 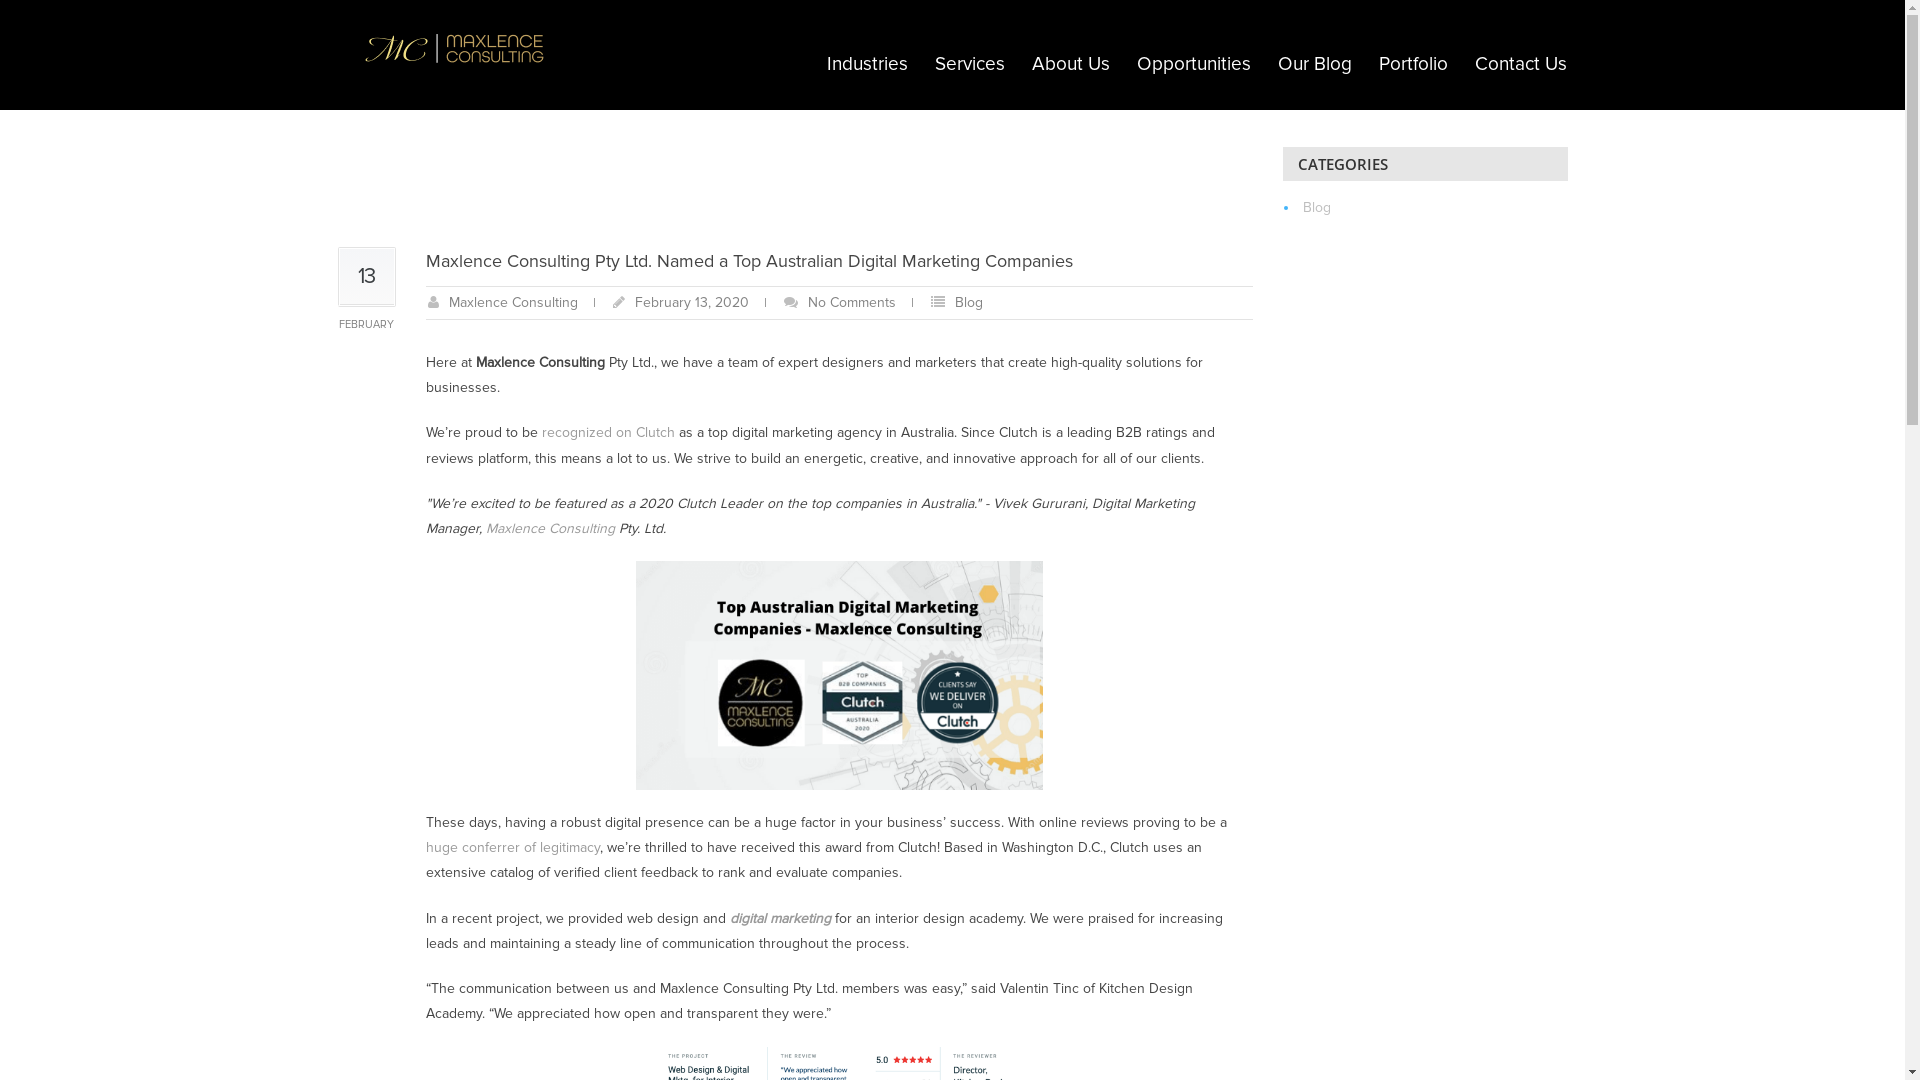 What do you see at coordinates (867, 63) in the screenshot?
I see `'Industries'` at bounding box center [867, 63].